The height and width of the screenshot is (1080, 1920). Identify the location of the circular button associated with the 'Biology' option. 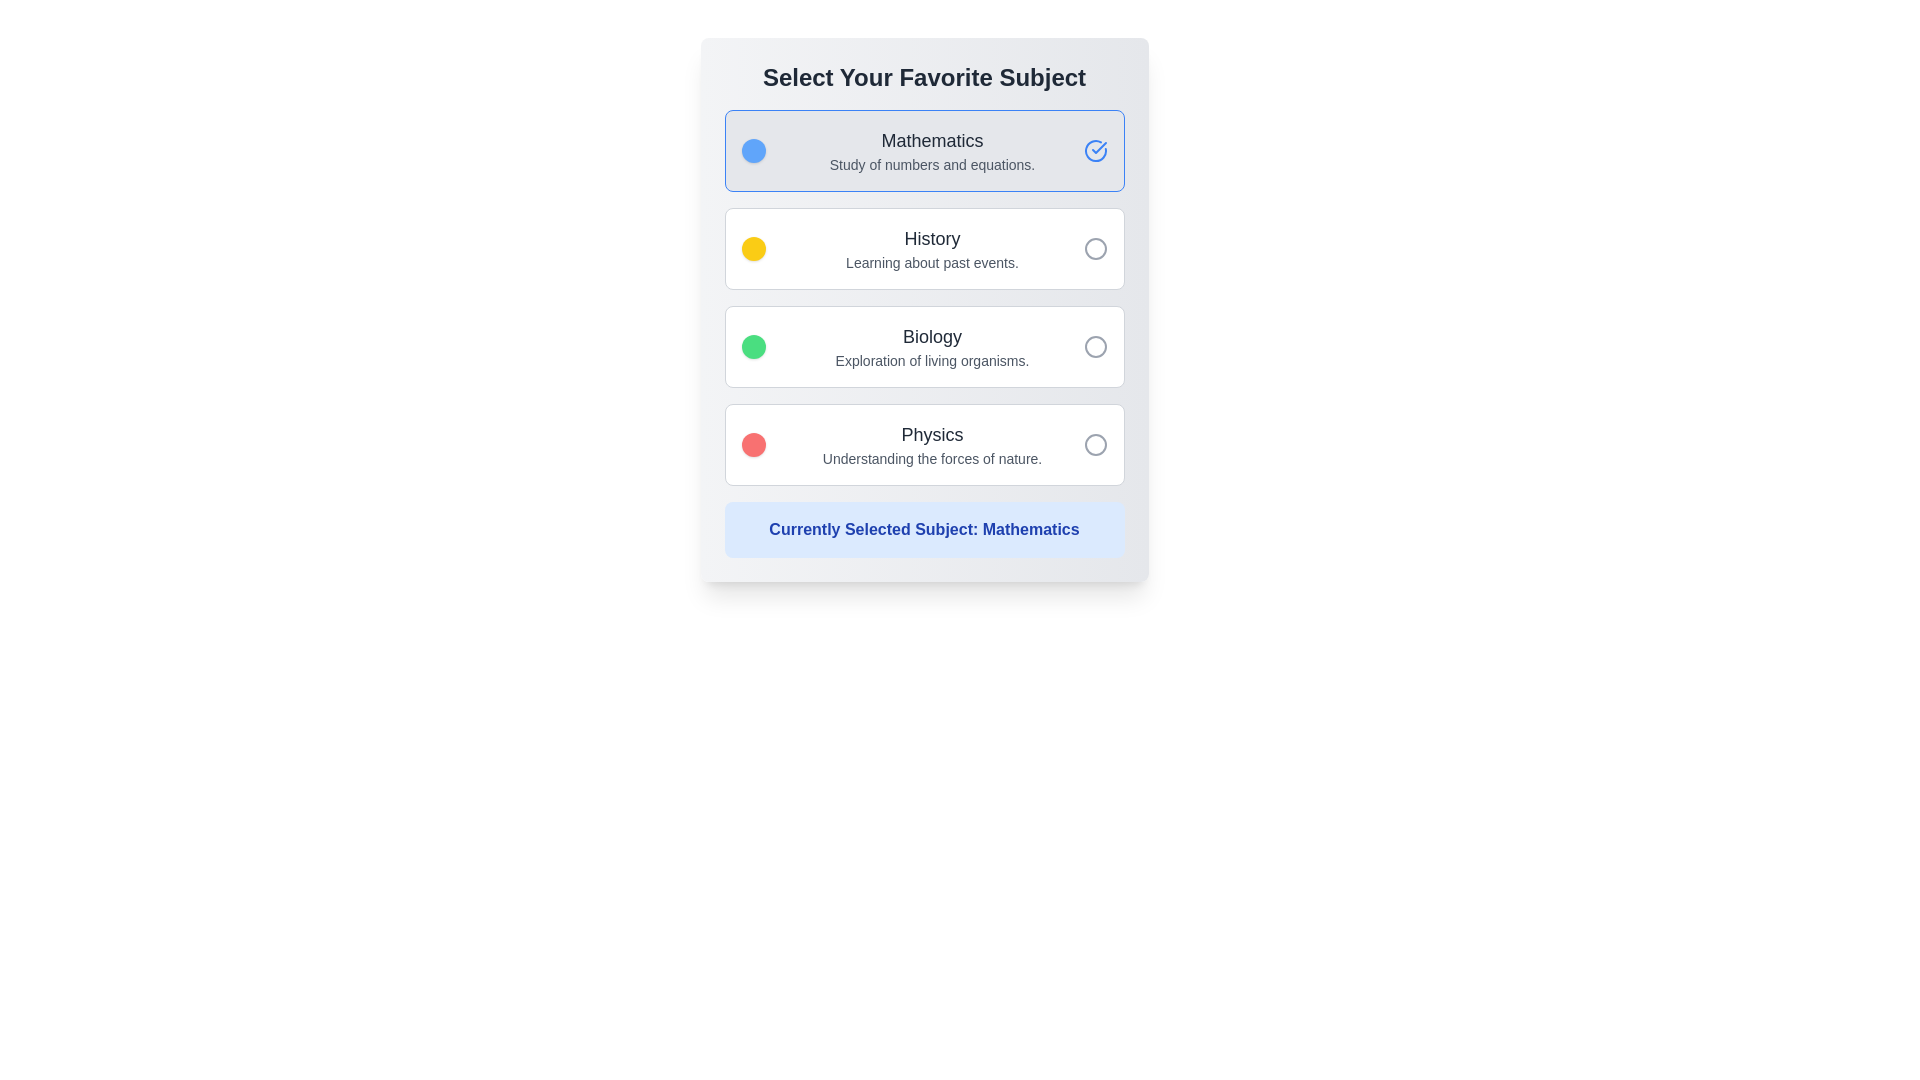
(1094, 346).